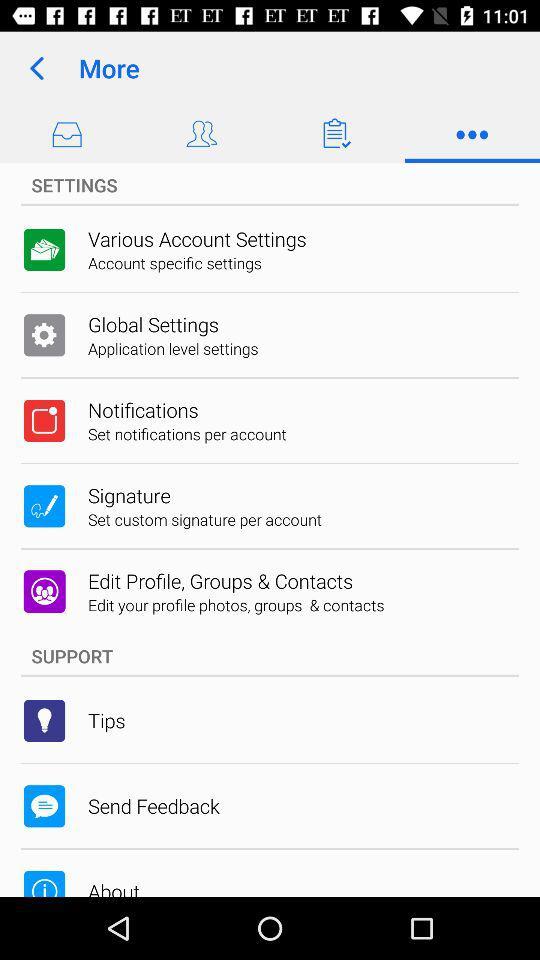 This screenshot has width=540, height=960. Describe the element at coordinates (106, 720) in the screenshot. I see `tips` at that location.